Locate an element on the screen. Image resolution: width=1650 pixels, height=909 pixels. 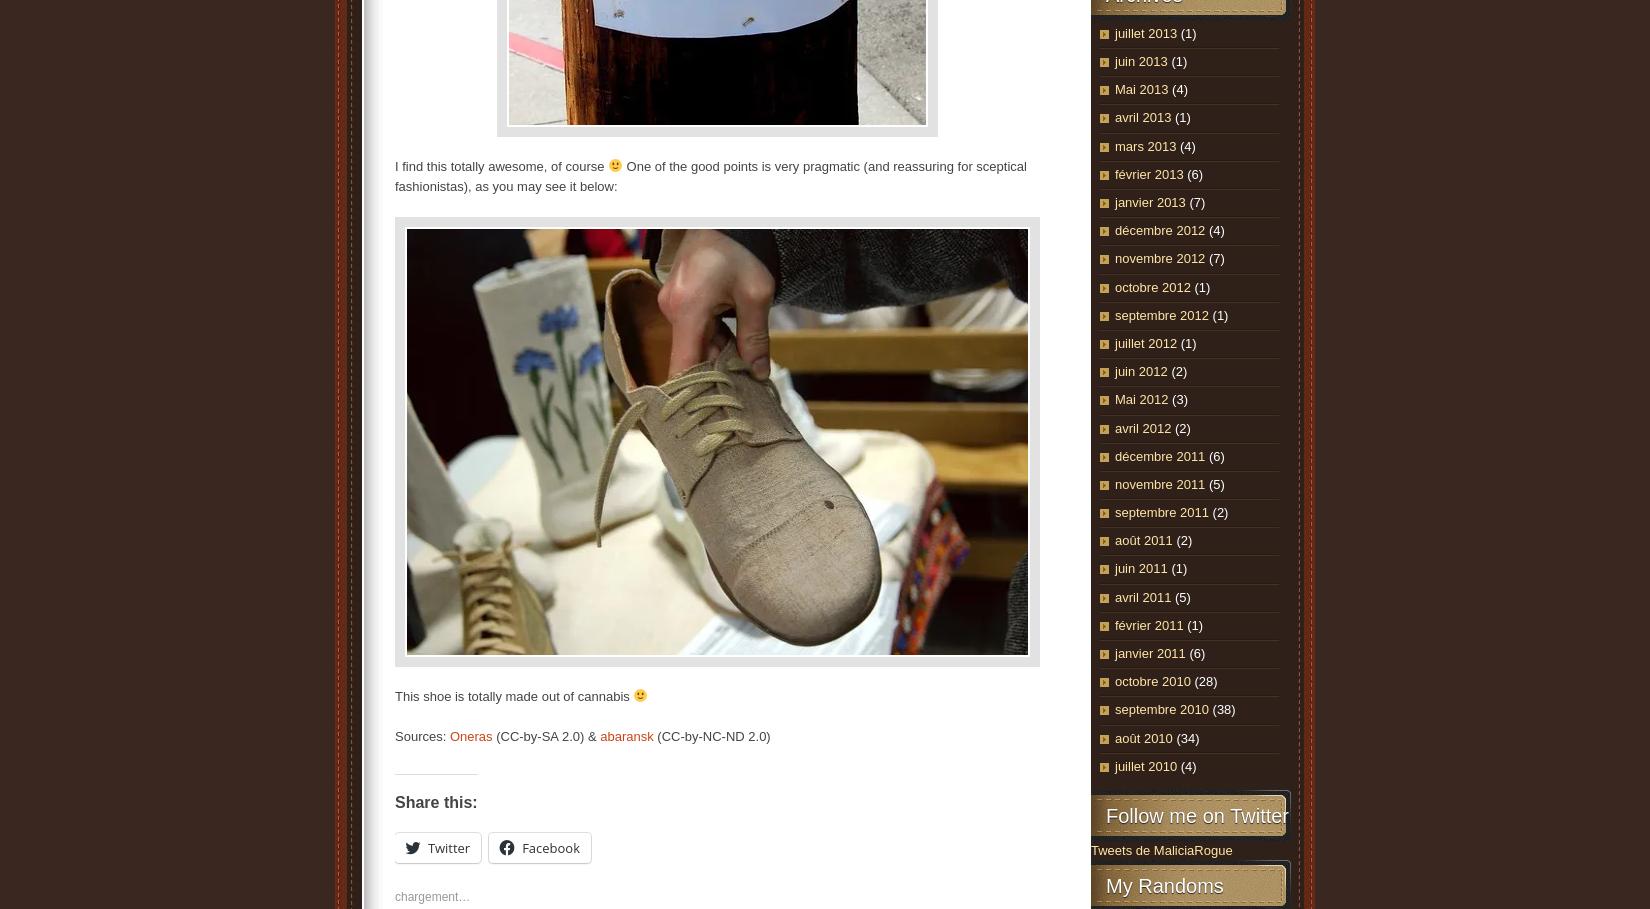
'juillet 2012' is located at coordinates (1145, 342).